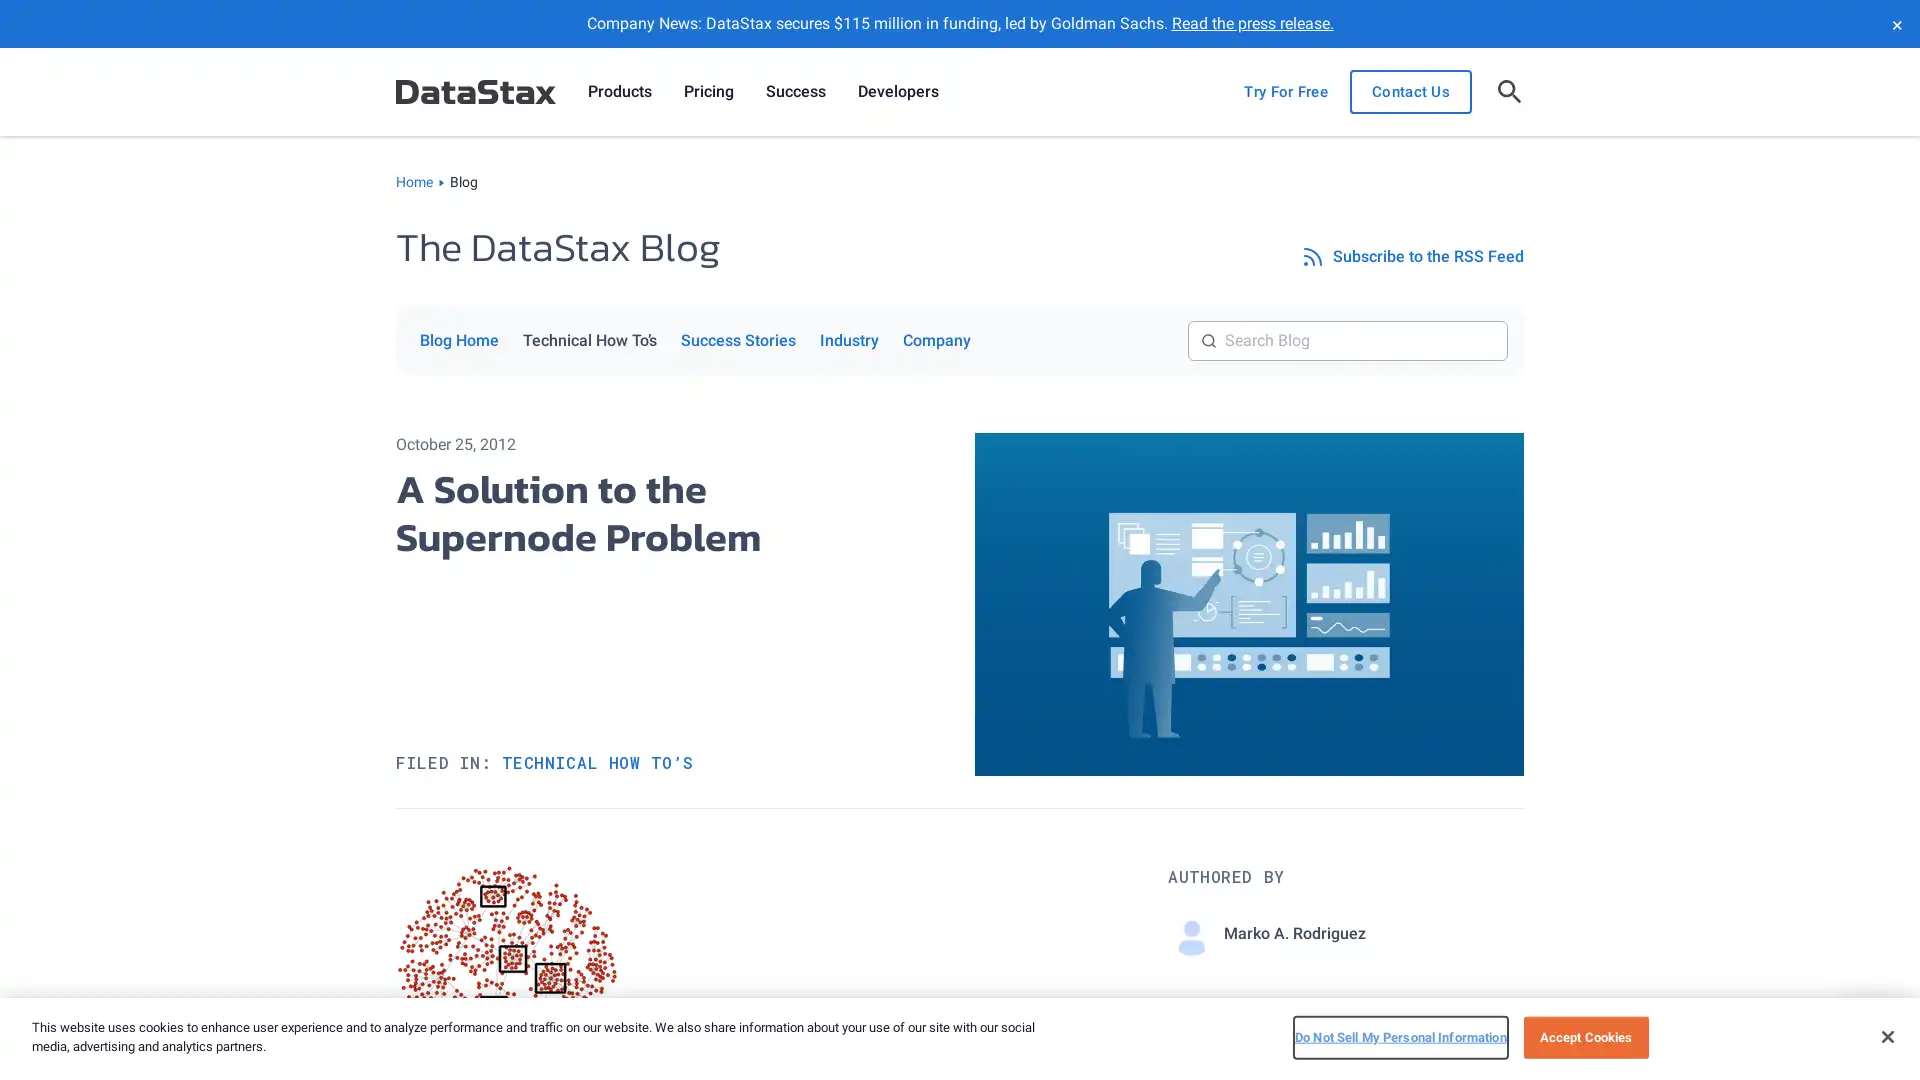 The width and height of the screenshot is (1920, 1080). What do you see at coordinates (1584, 1036) in the screenshot?
I see `Accept Cookies` at bounding box center [1584, 1036].